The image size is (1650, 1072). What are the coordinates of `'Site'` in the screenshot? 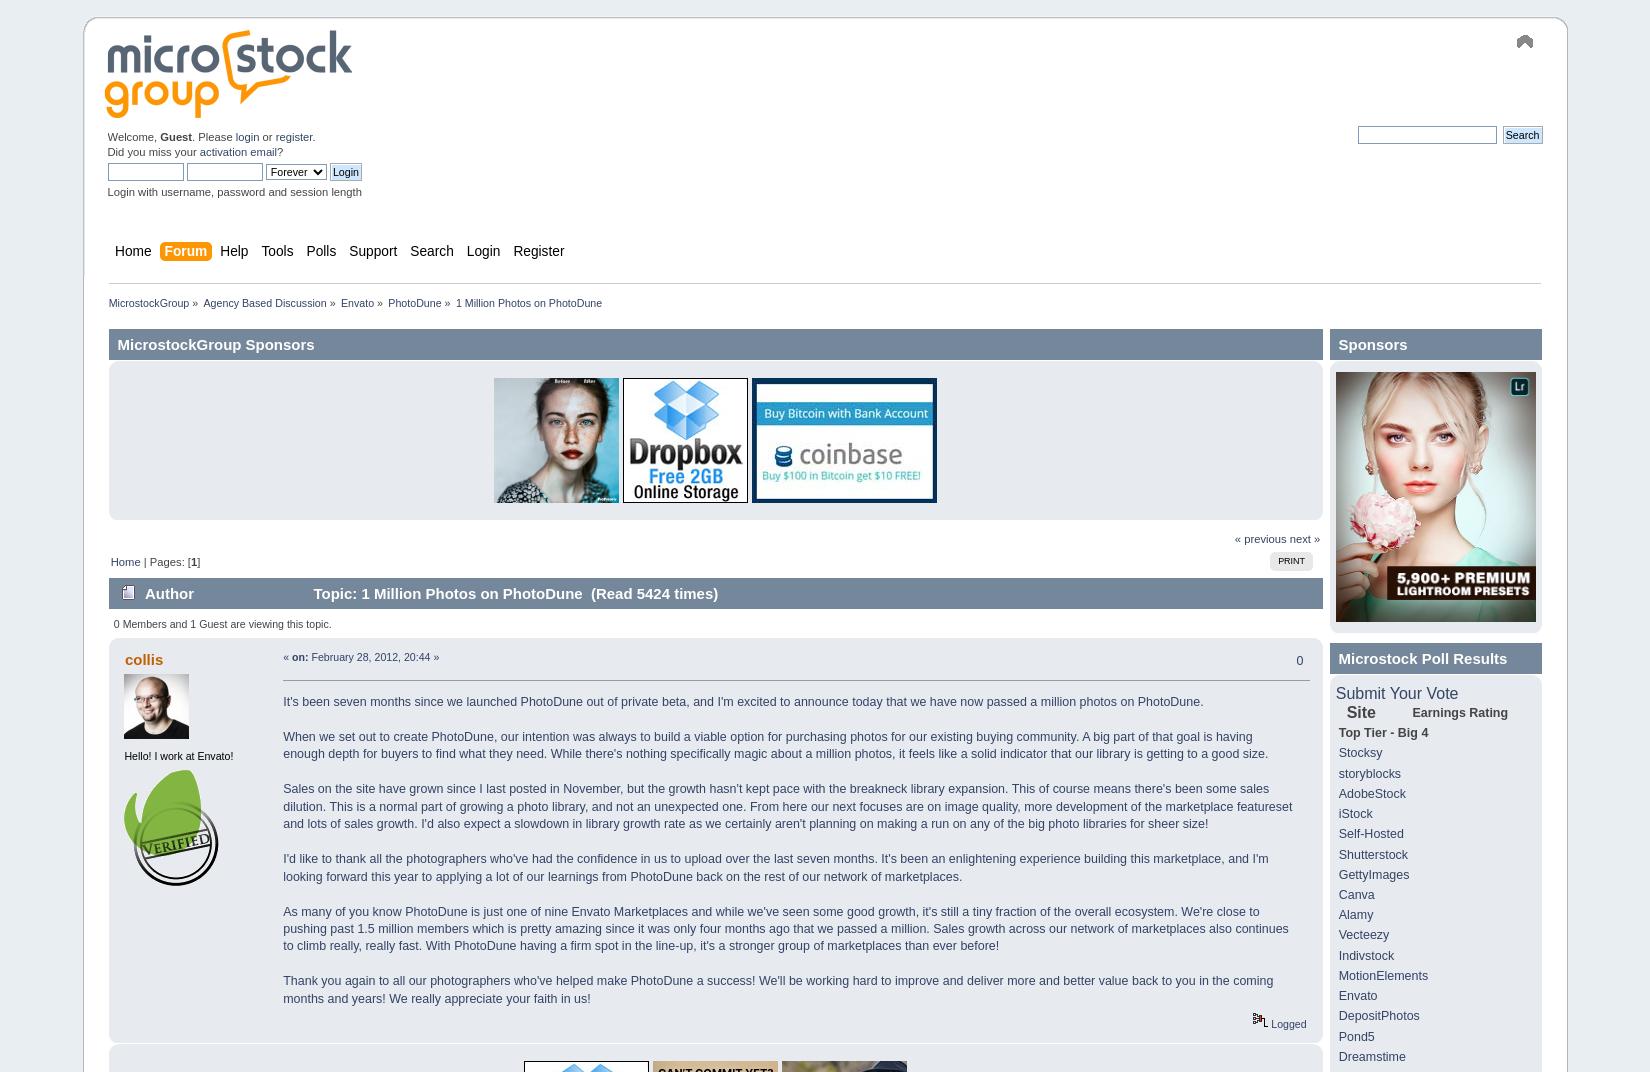 It's located at (1359, 711).